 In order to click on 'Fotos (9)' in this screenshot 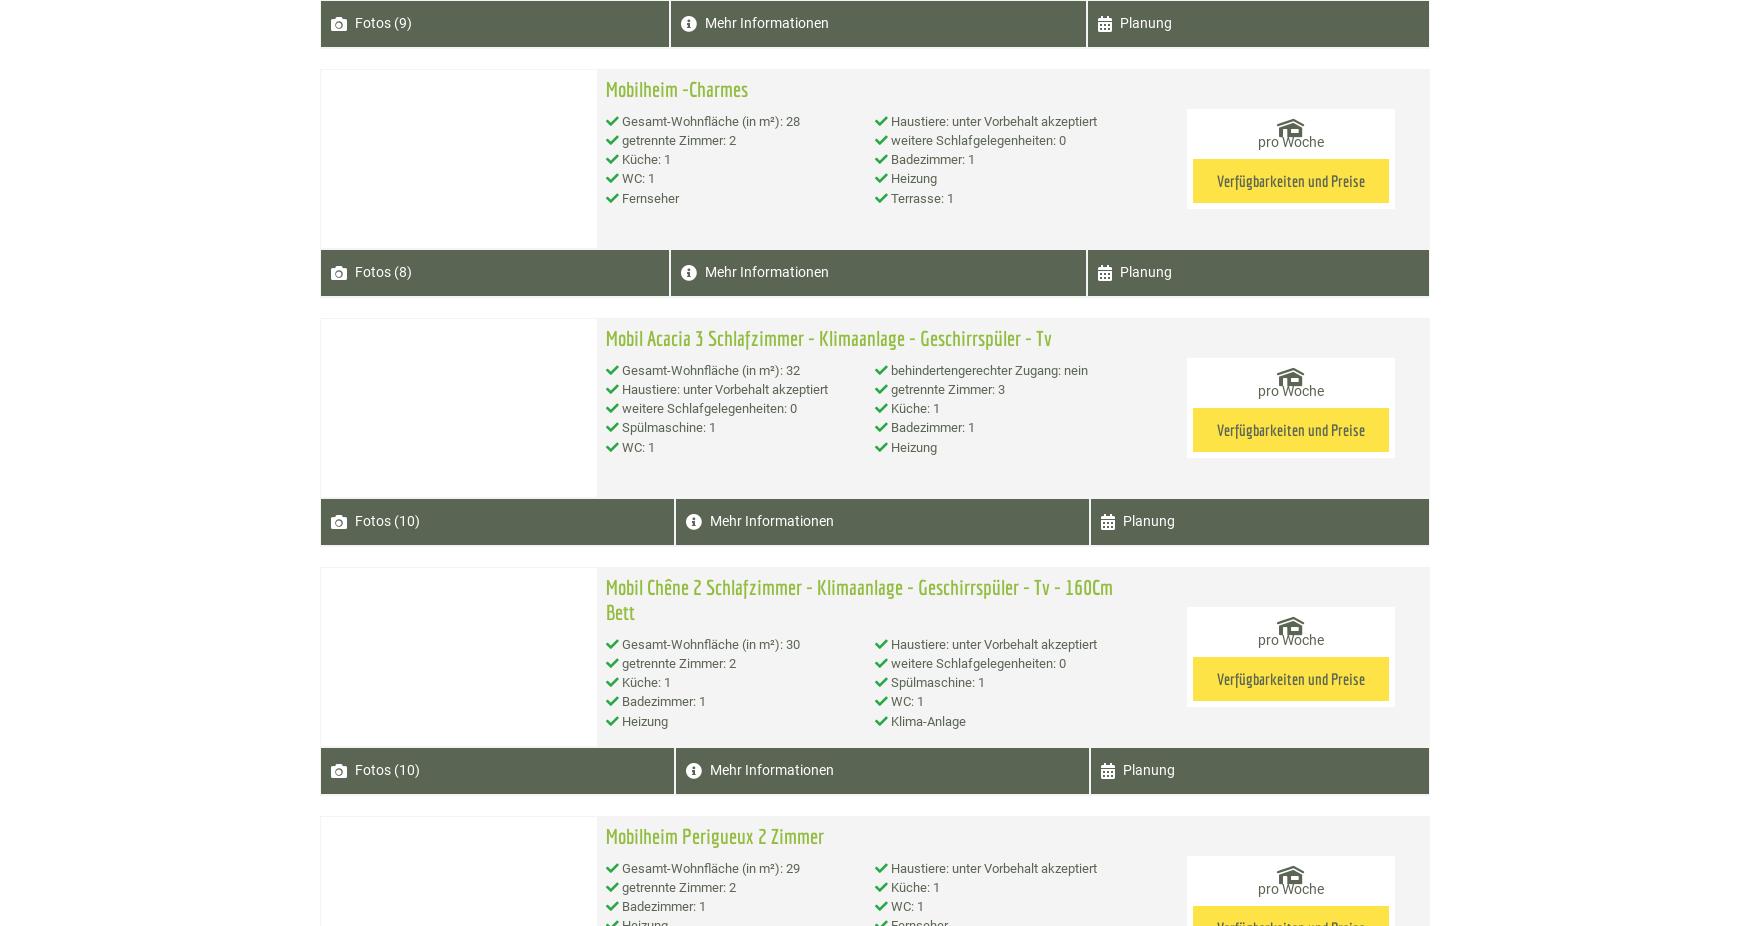, I will do `click(382, 22)`.